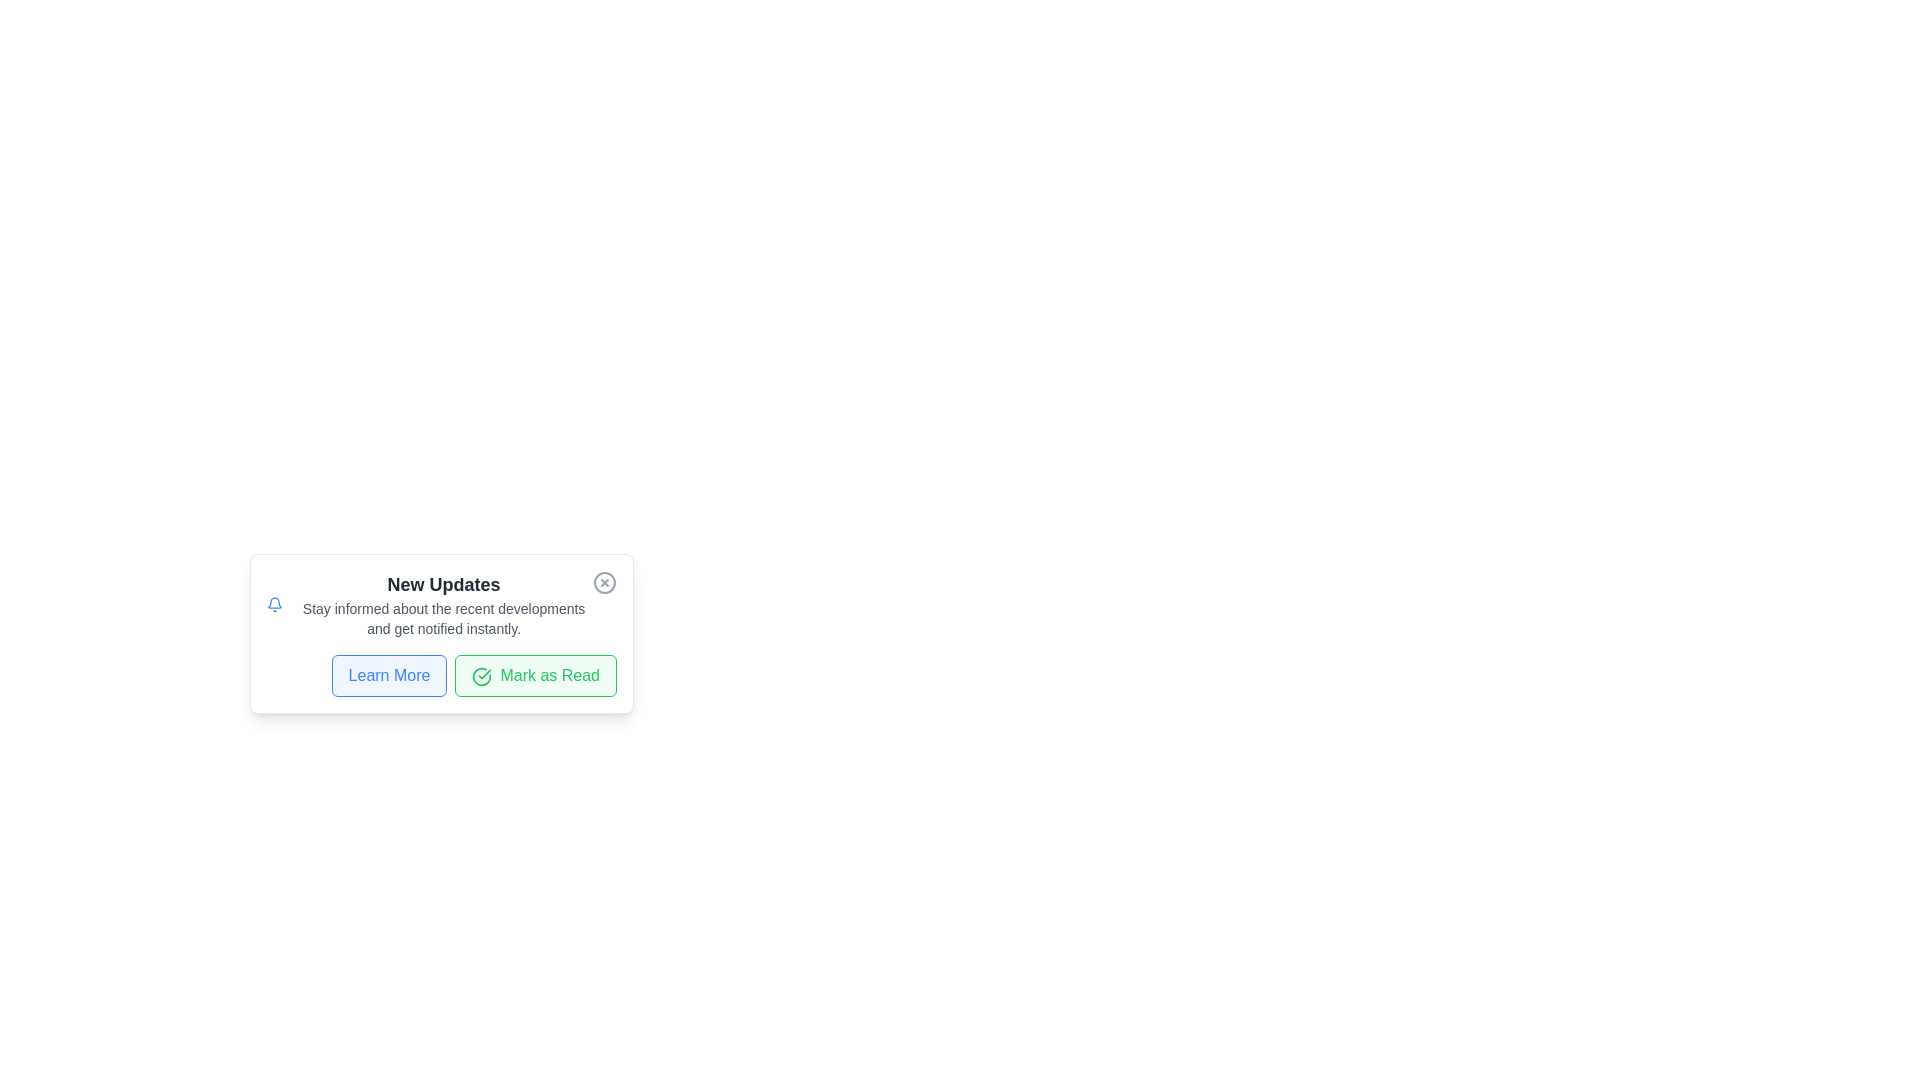  I want to click on the close button located at the top-right corner of the 'New Updates' notification card, so click(603, 582).